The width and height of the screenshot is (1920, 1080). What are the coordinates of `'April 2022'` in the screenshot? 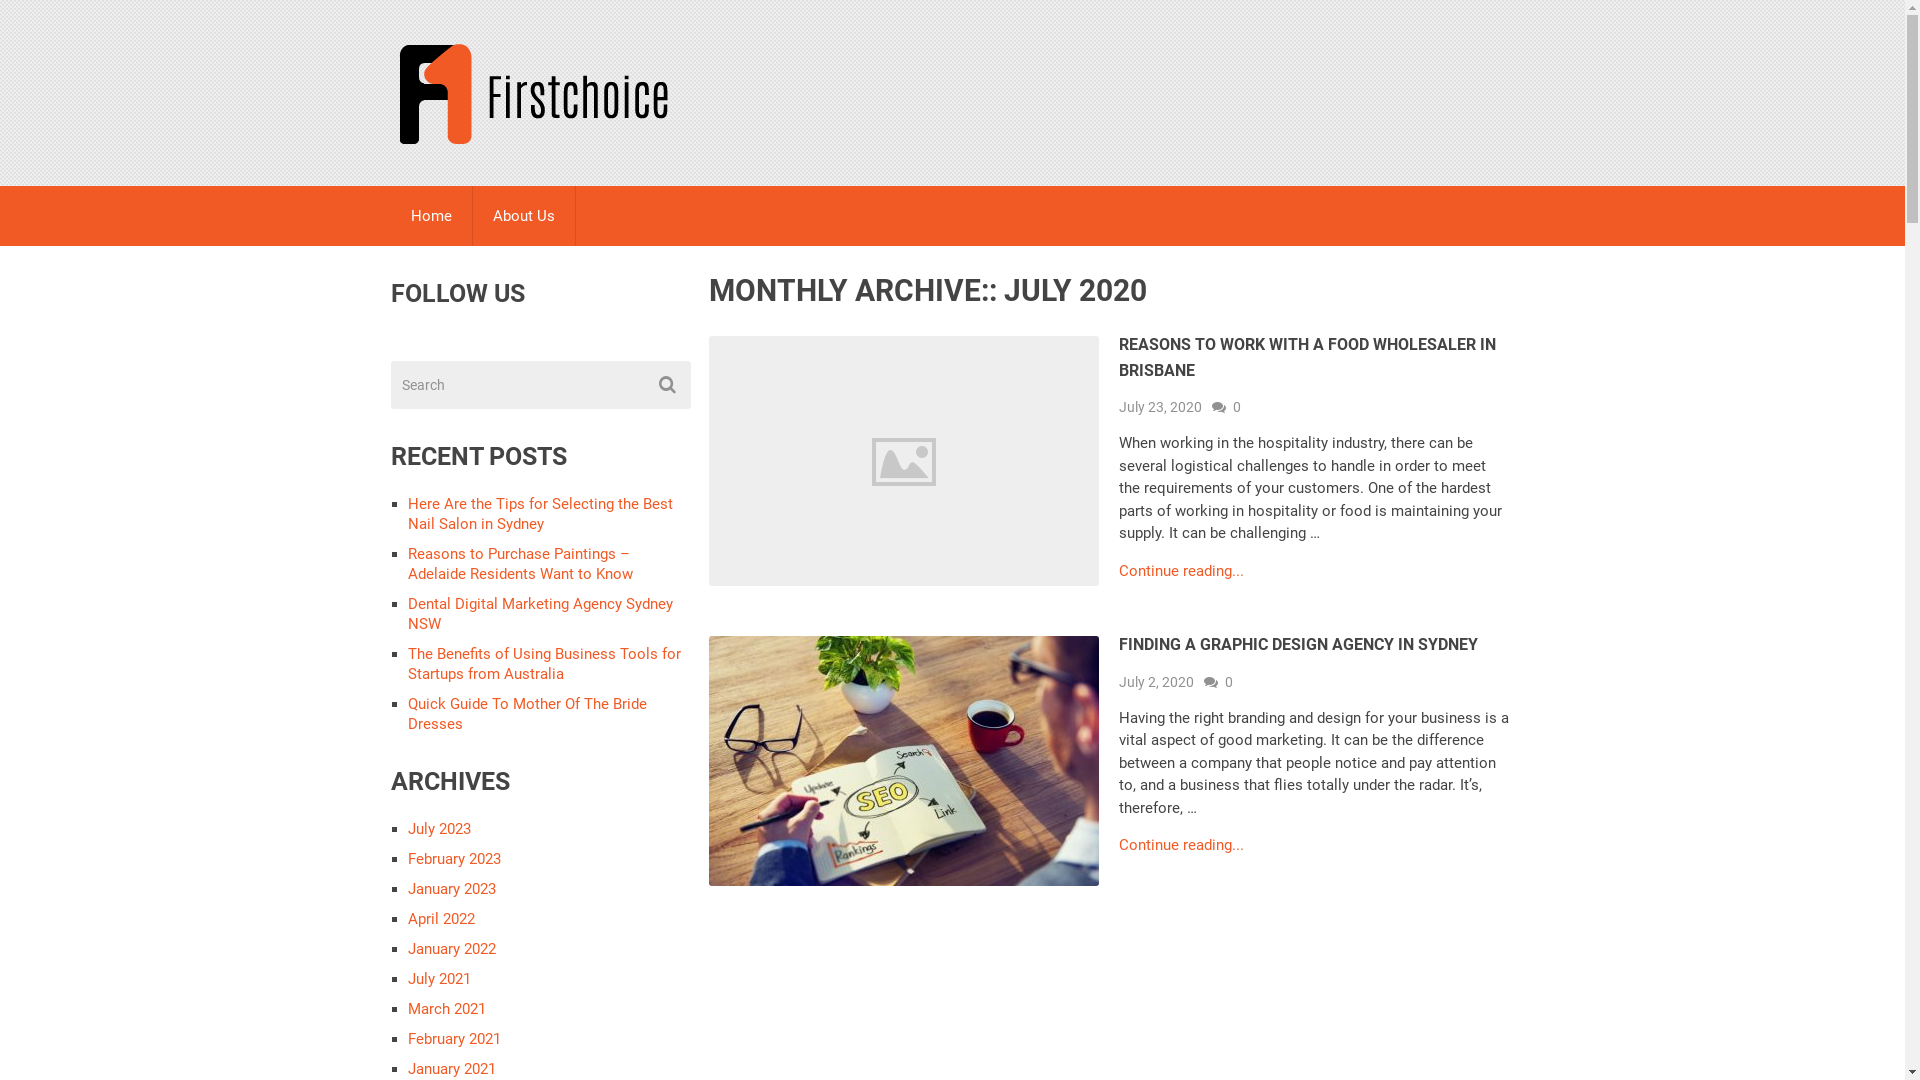 It's located at (407, 918).